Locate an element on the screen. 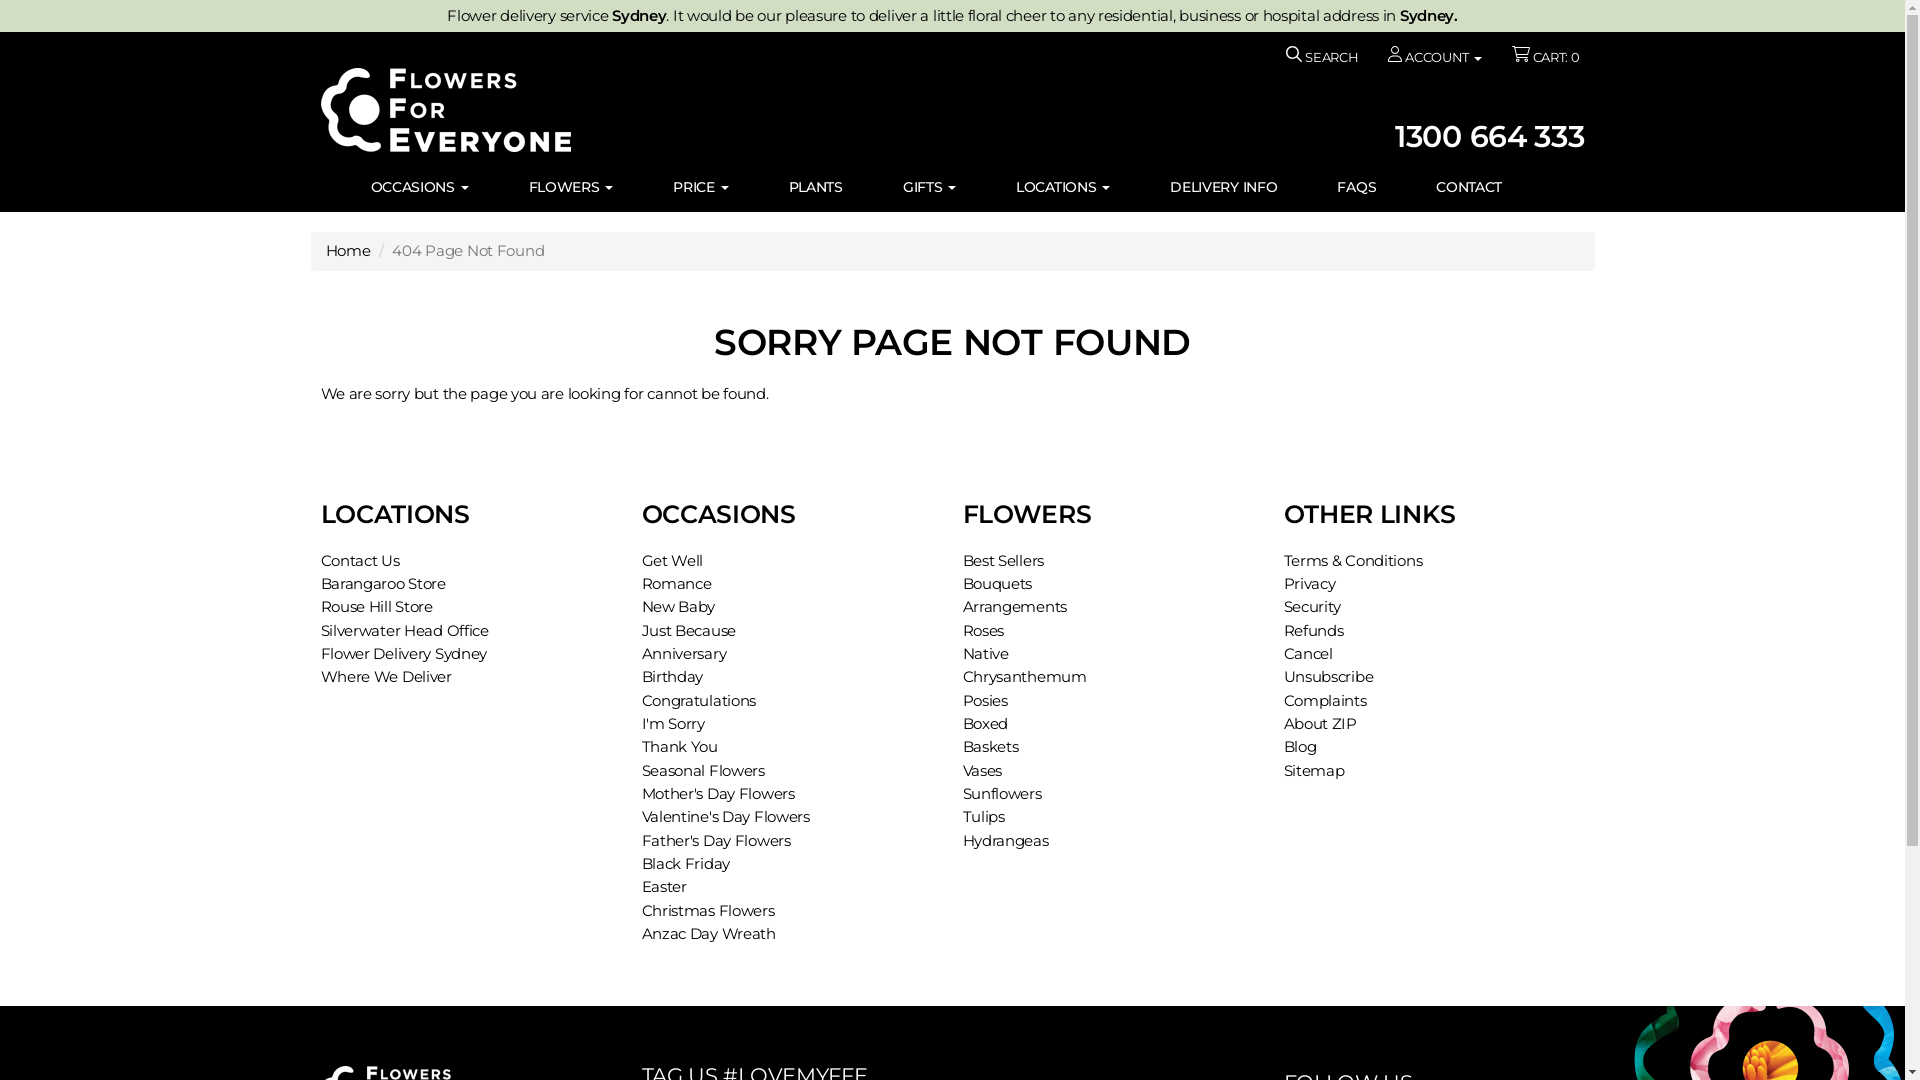  'I'm Sorry' is located at coordinates (642, 724).